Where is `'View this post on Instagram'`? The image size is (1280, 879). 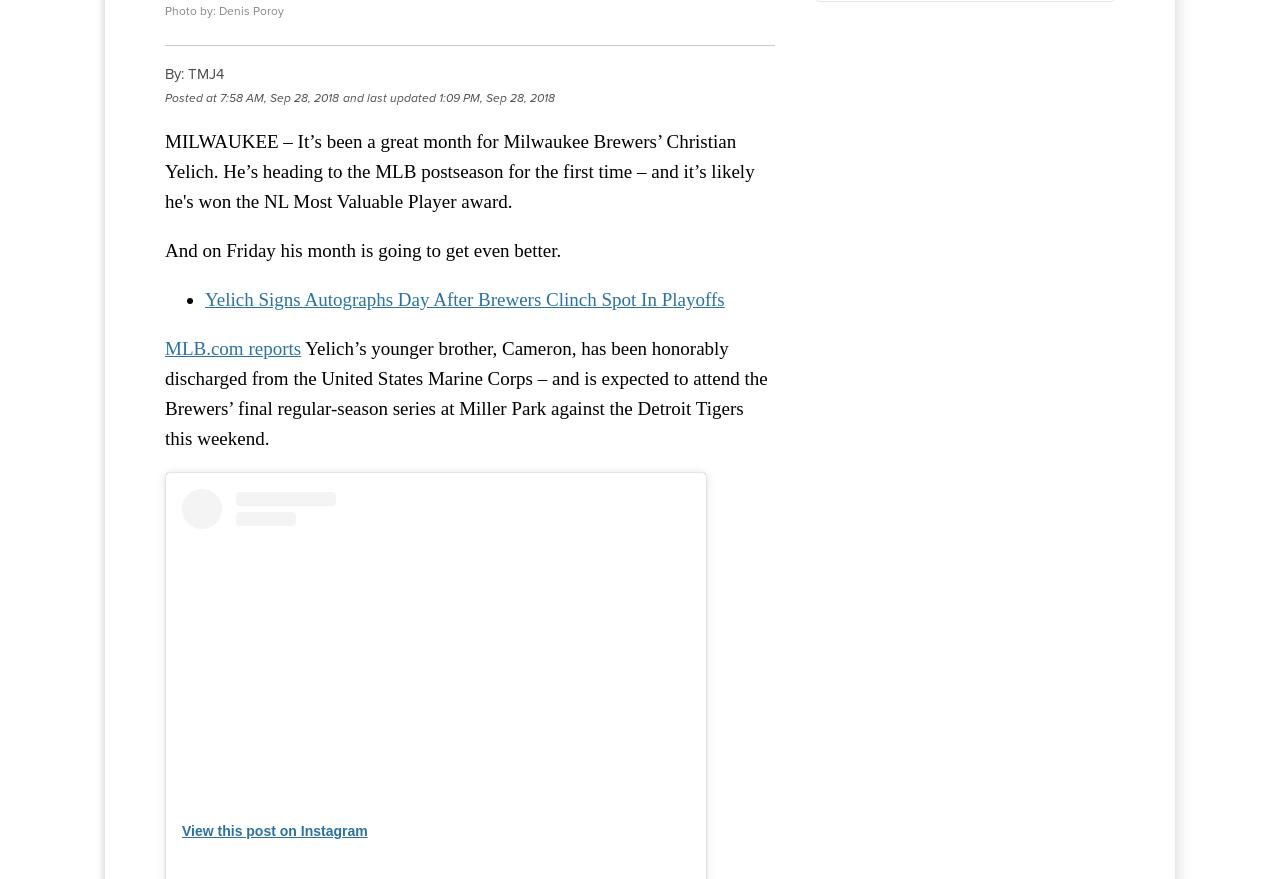 'View this post on Instagram' is located at coordinates (182, 830).